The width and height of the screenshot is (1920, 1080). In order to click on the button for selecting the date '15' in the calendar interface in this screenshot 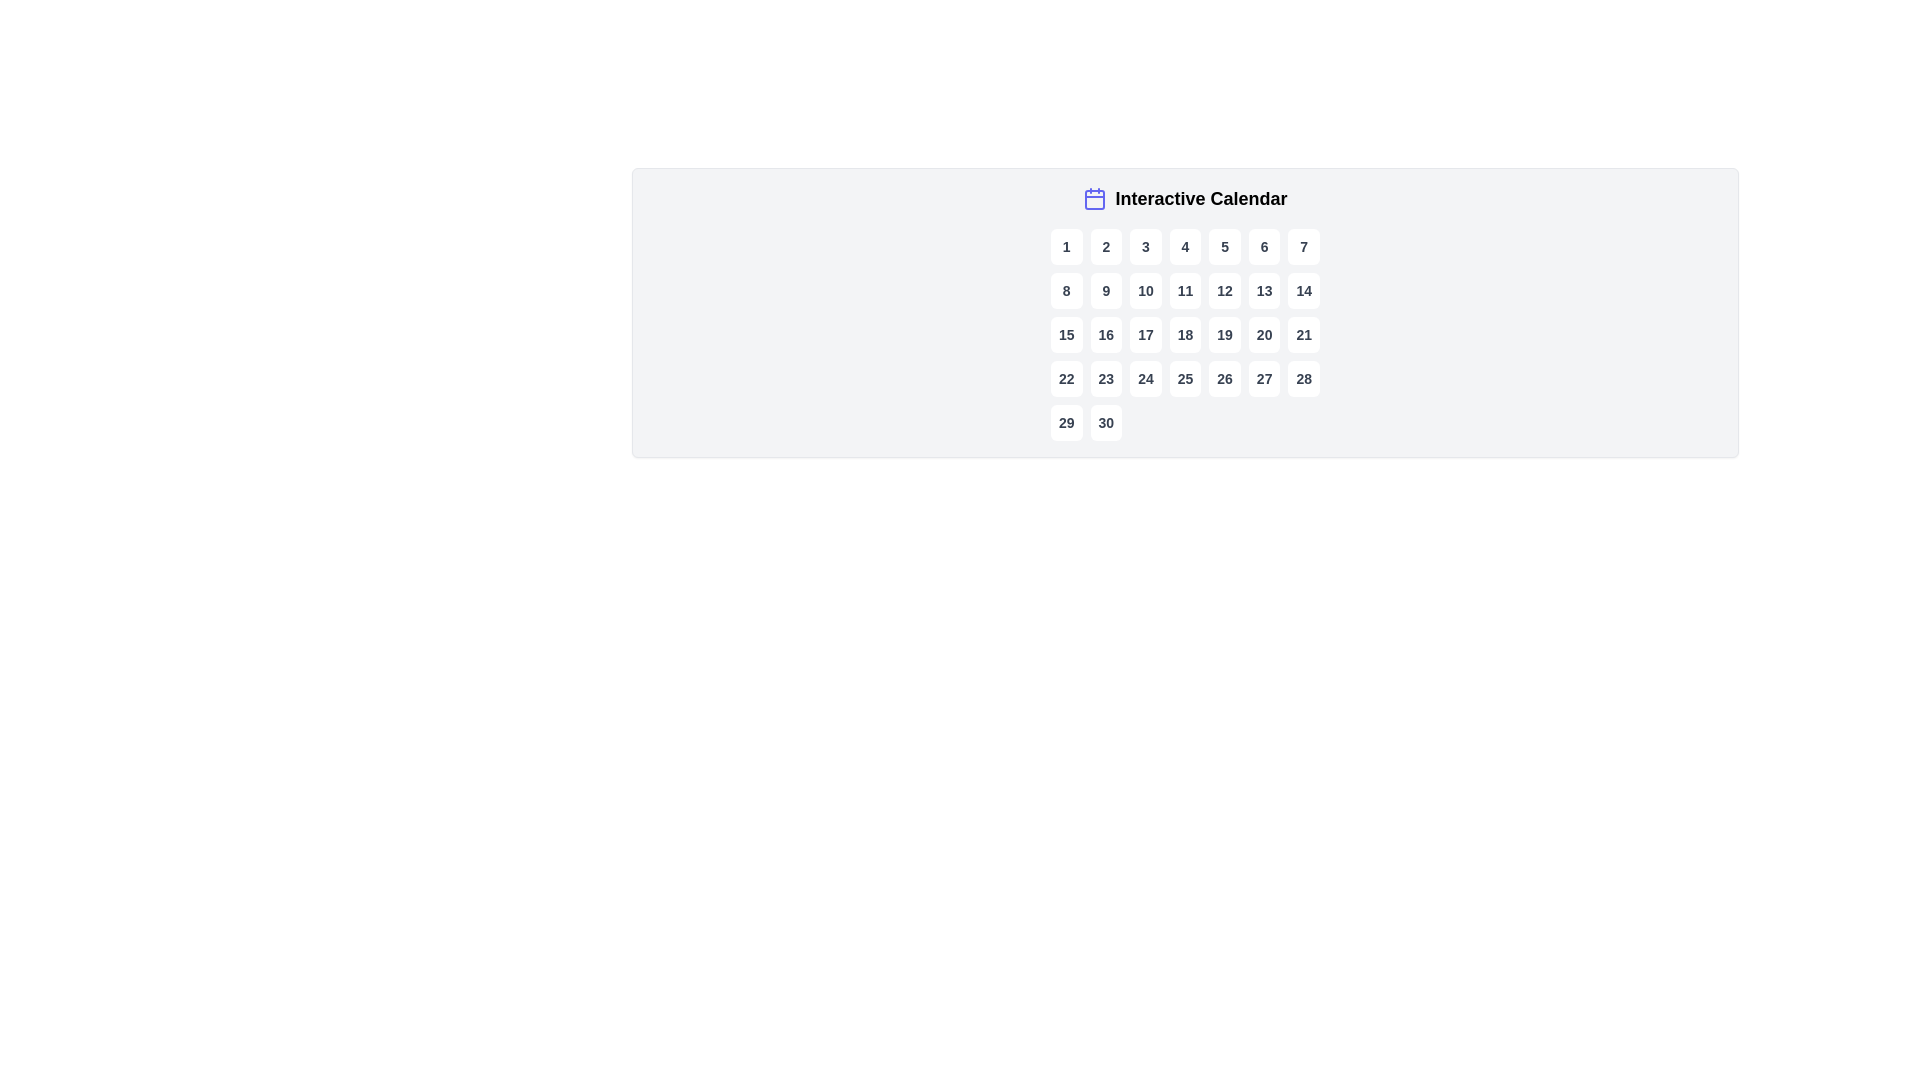, I will do `click(1065, 334)`.